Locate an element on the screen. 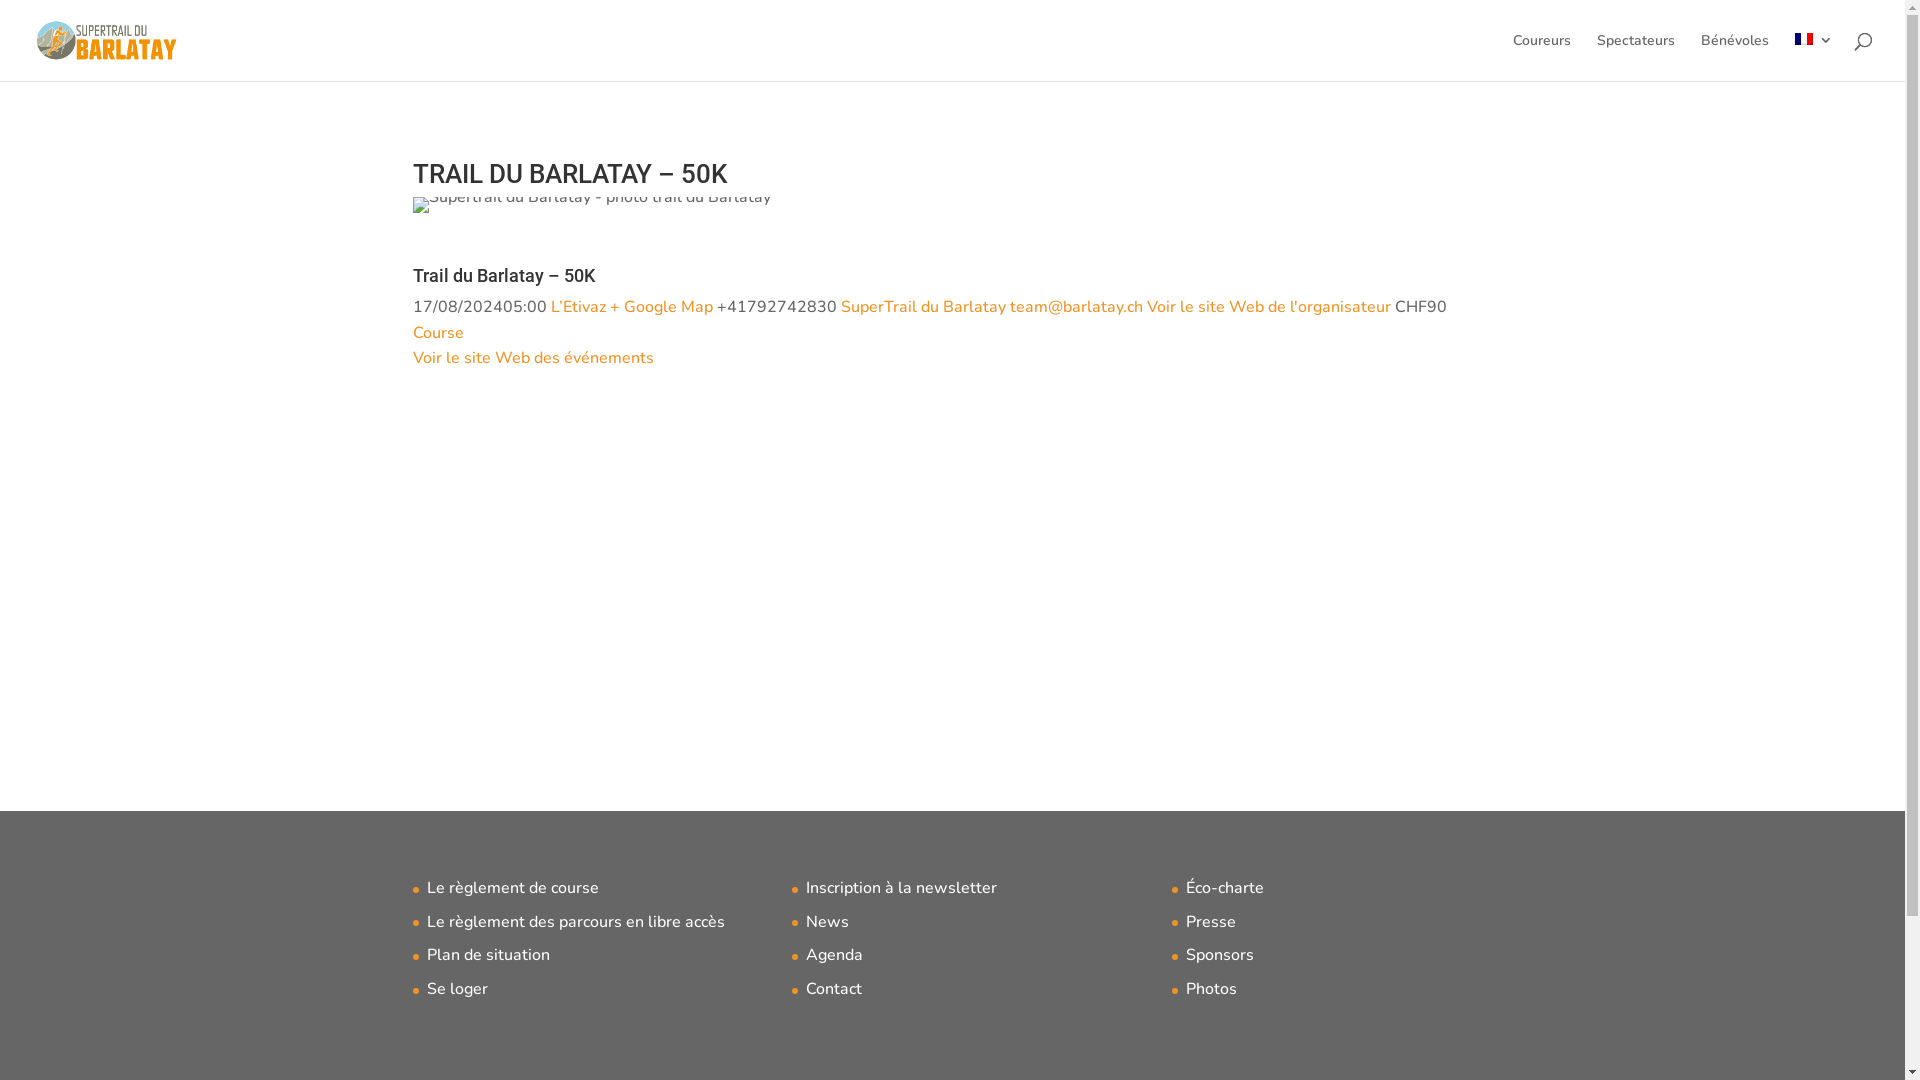  'Voir le site Web de l'organisateur' is located at coordinates (1266, 307).